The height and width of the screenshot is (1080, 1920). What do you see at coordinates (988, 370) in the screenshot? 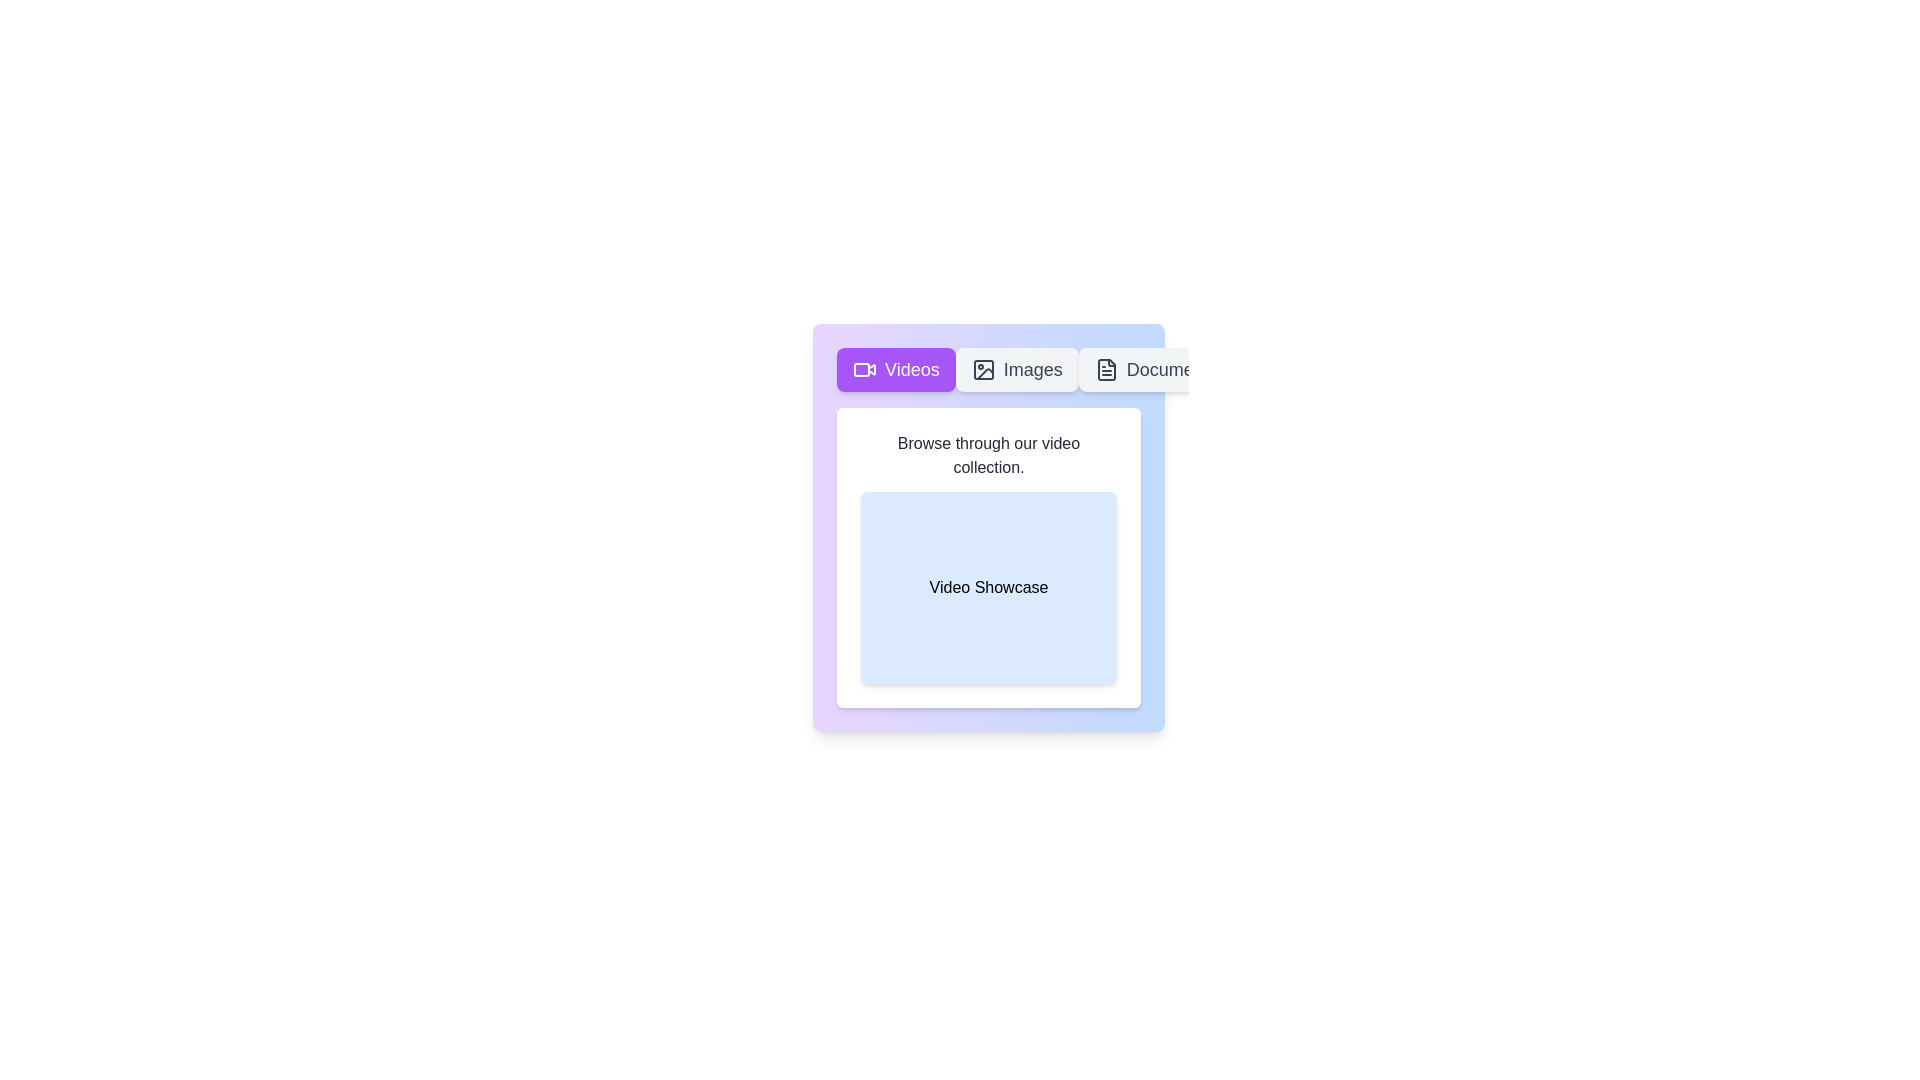
I see `the 'Images' tab, which is the second tab from the left` at bounding box center [988, 370].